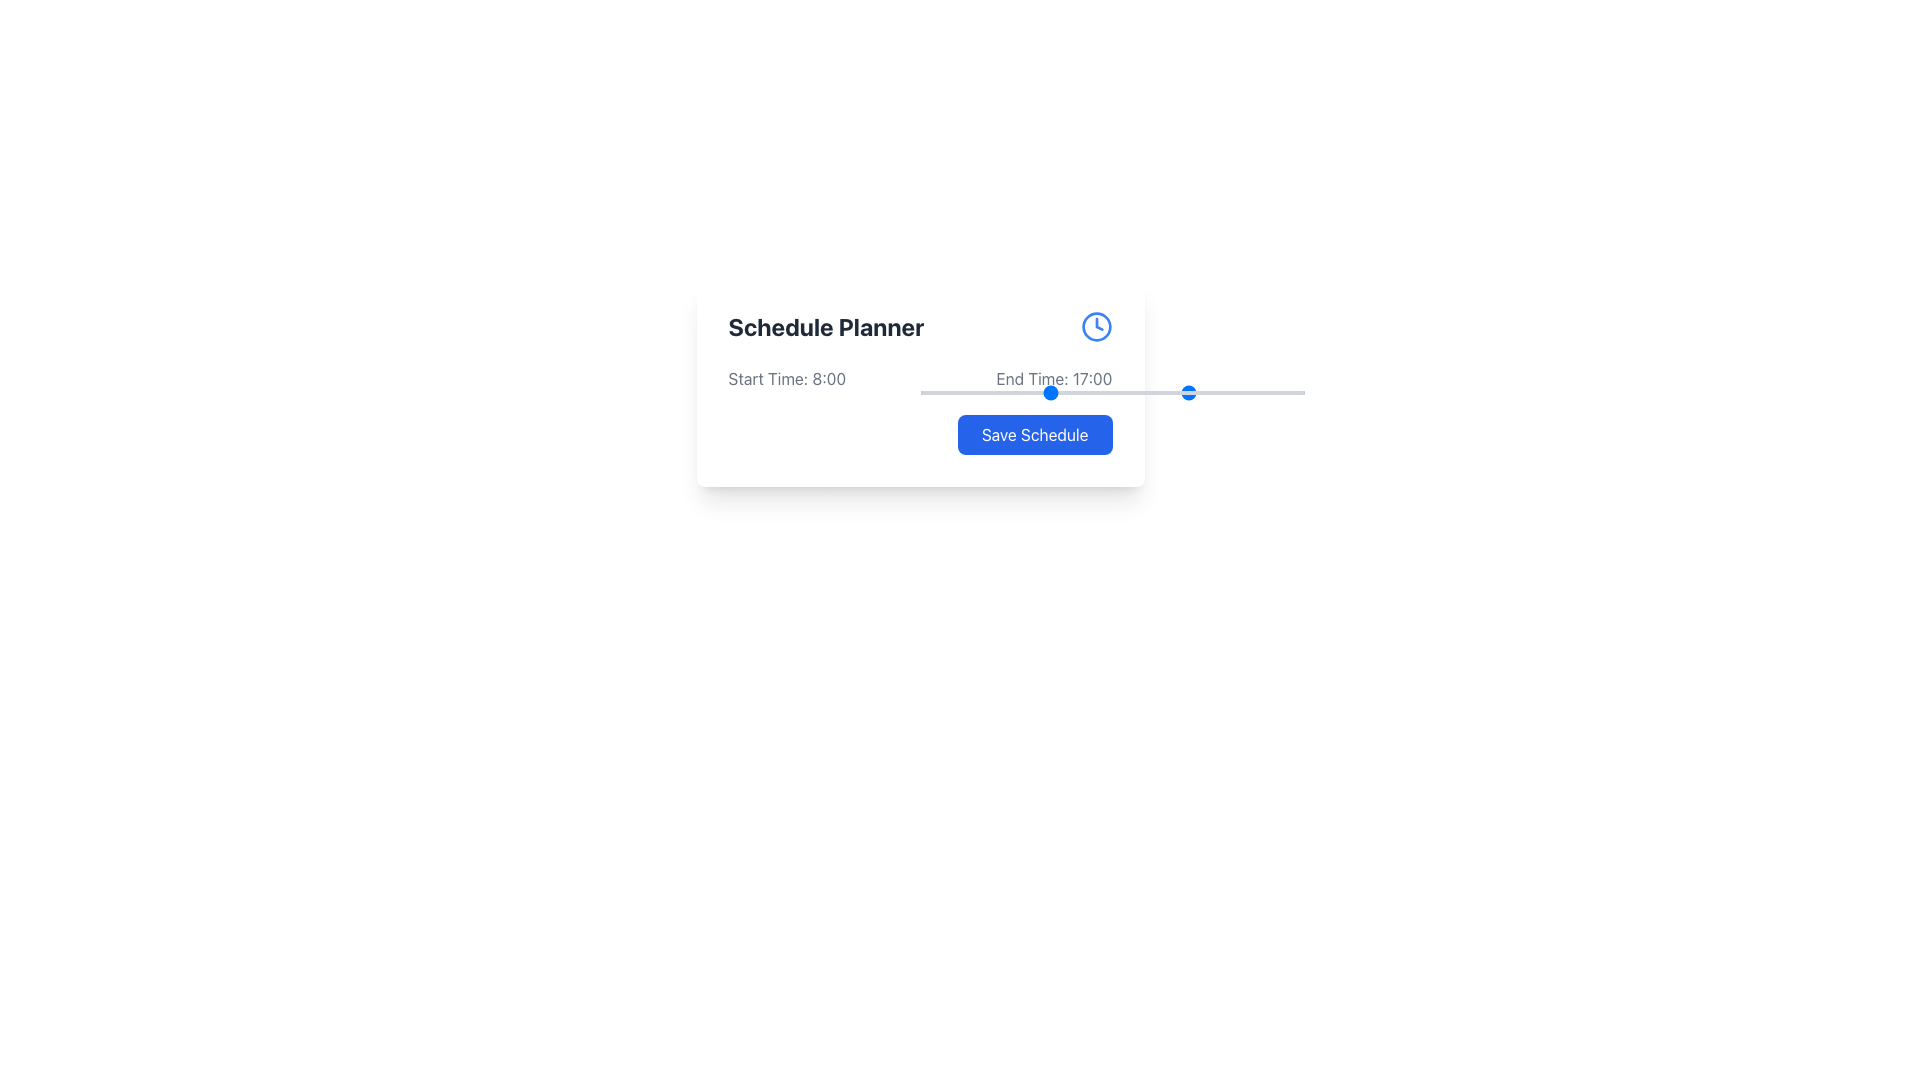  I want to click on the end time, so click(1032, 393).